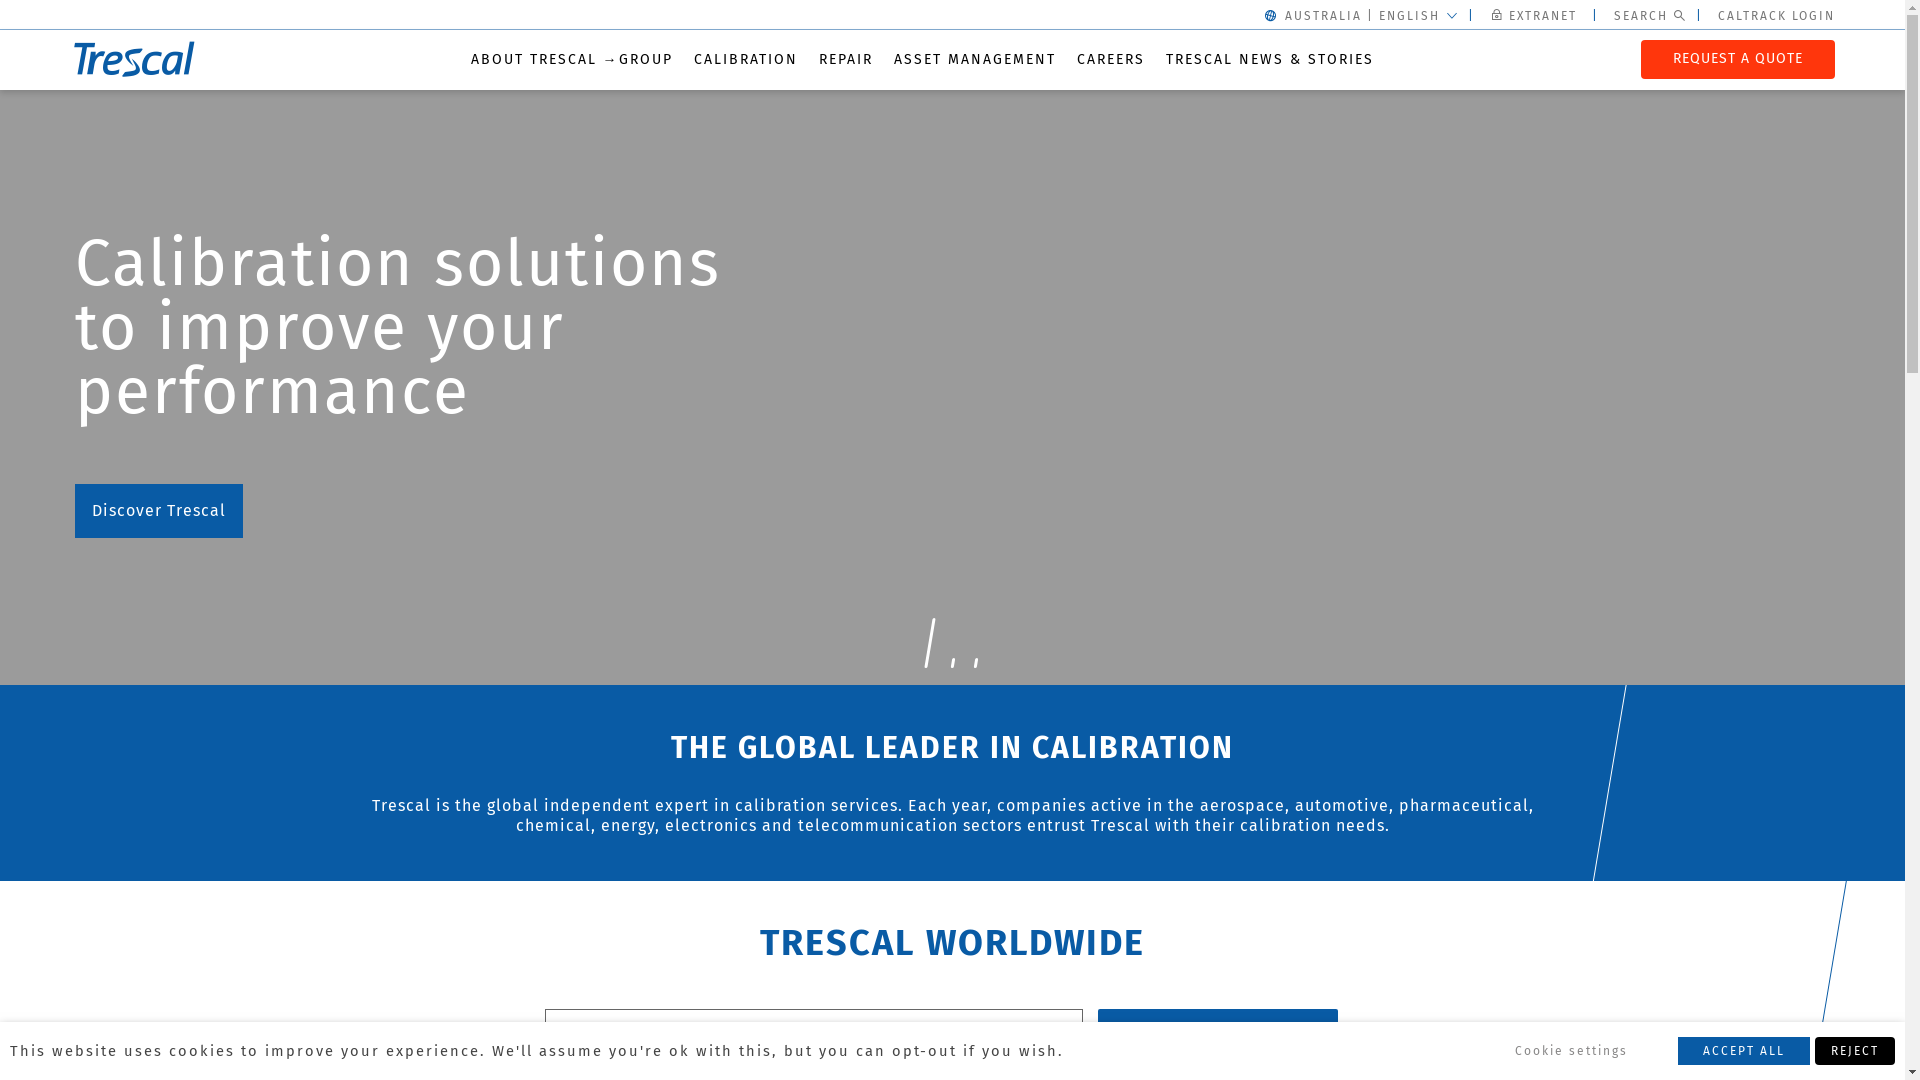 This screenshot has height=1080, width=1920. What do you see at coordinates (1166, 58) in the screenshot?
I see `'TRESCAL NEWS & STORIES'` at bounding box center [1166, 58].